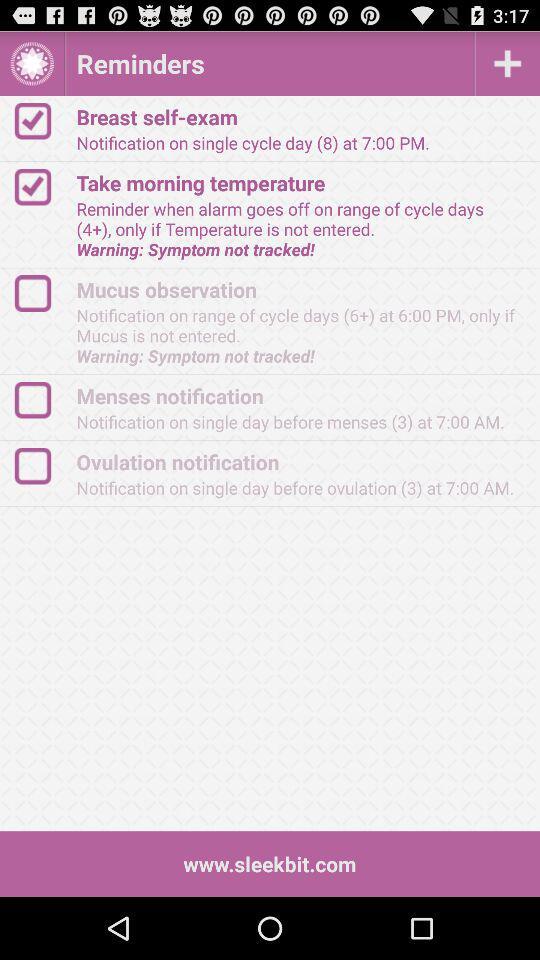 This screenshot has height=960, width=540. Describe the element at coordinates (42, 292) in the screenshot. I see `put tick` at that location.